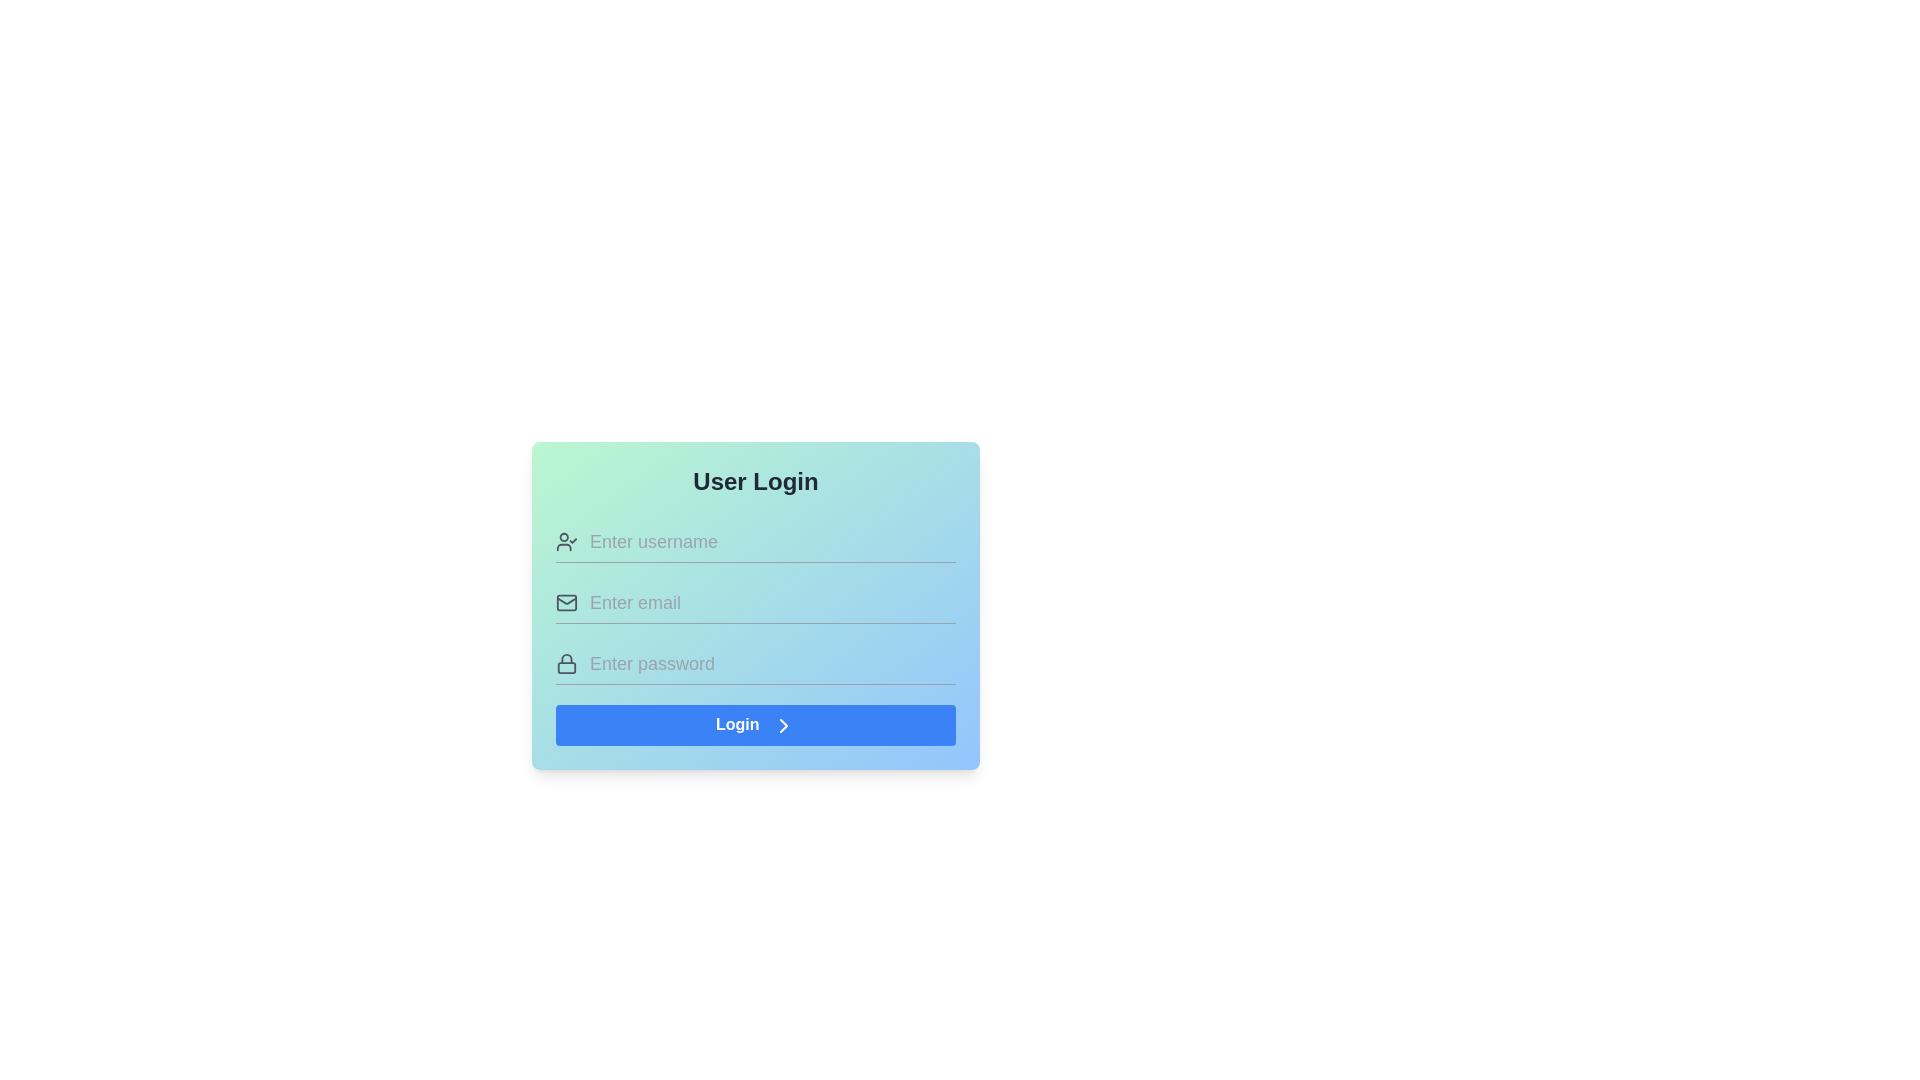 This screenshot has height=1080, width=1920. Describe the element at coordinates (754, 725) in the screenshot. I see `the 'Login' button at the bottom of the 'User Login' form, which has a blue background and white text with a right-facing chevron icon` at that location.